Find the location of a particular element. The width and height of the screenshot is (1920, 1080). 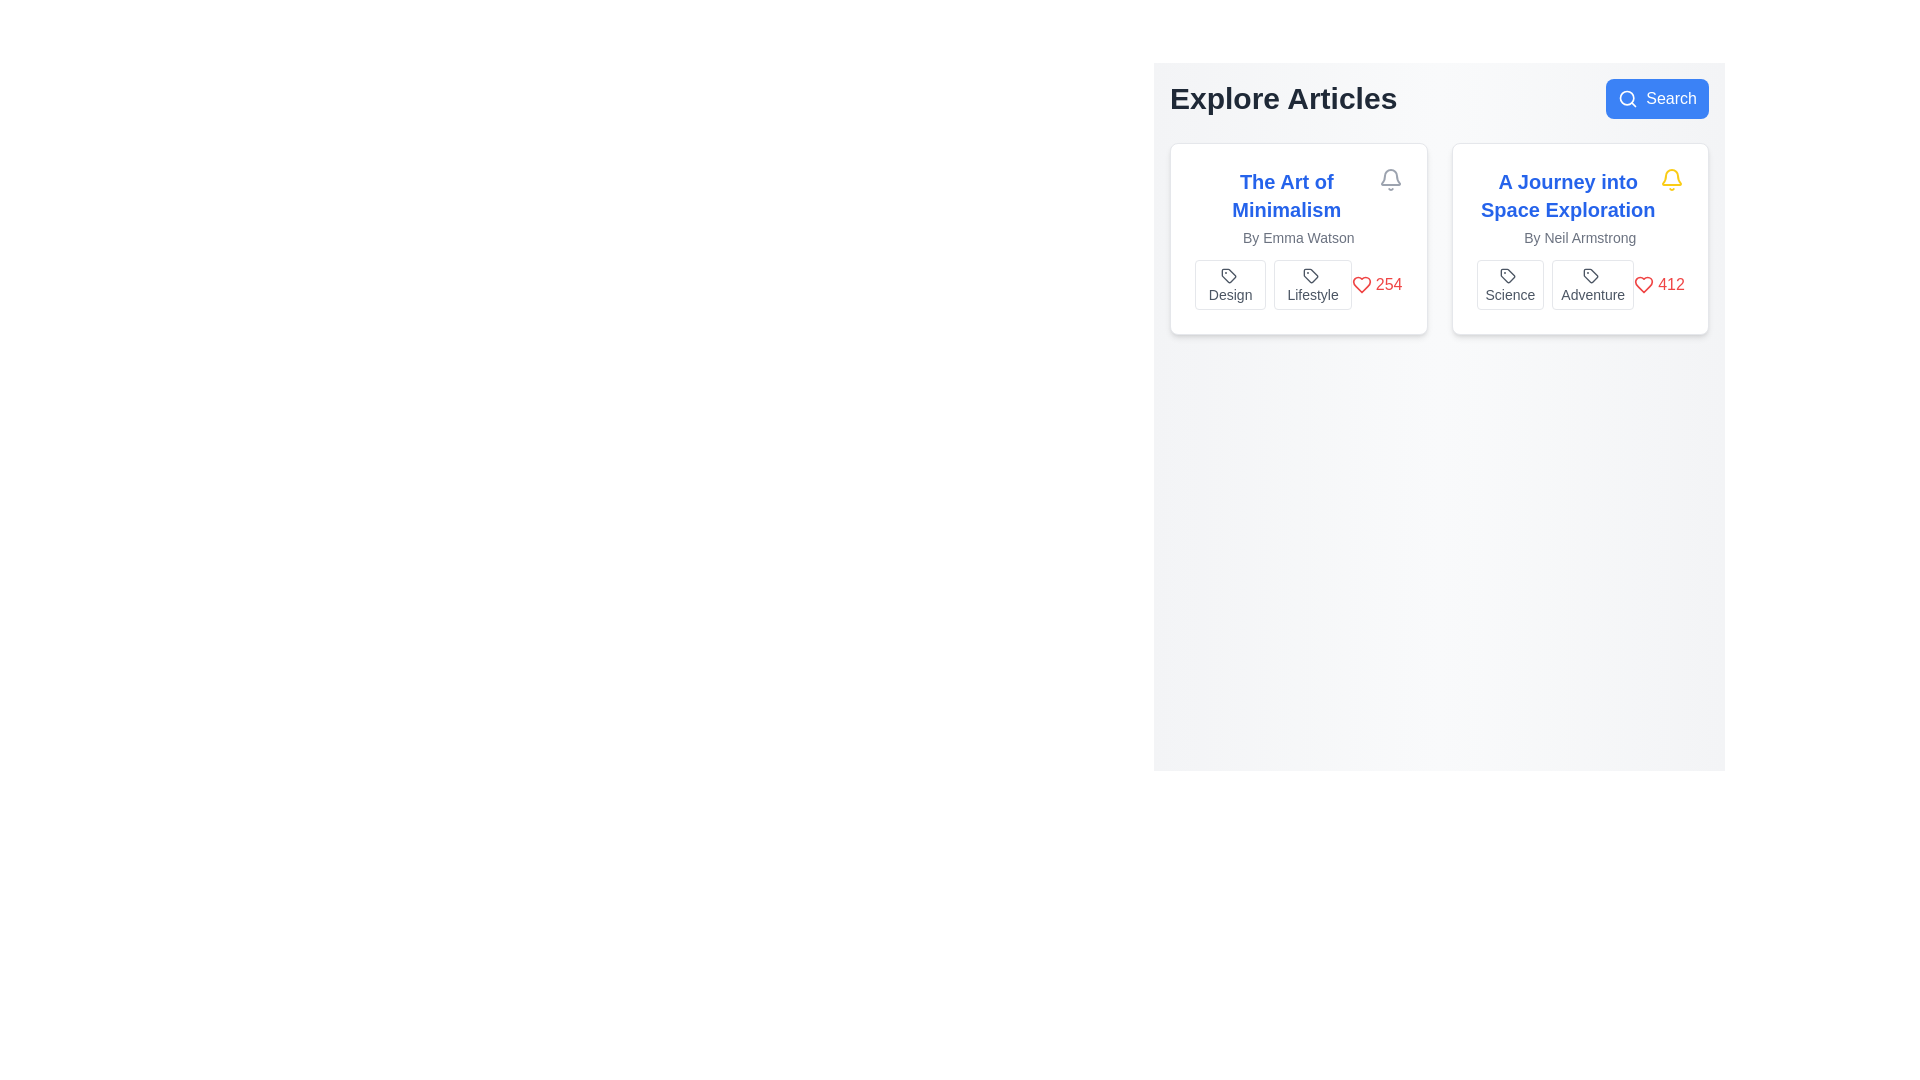

the icon resembling a tag symbol is located at coordinates (1310, 276).